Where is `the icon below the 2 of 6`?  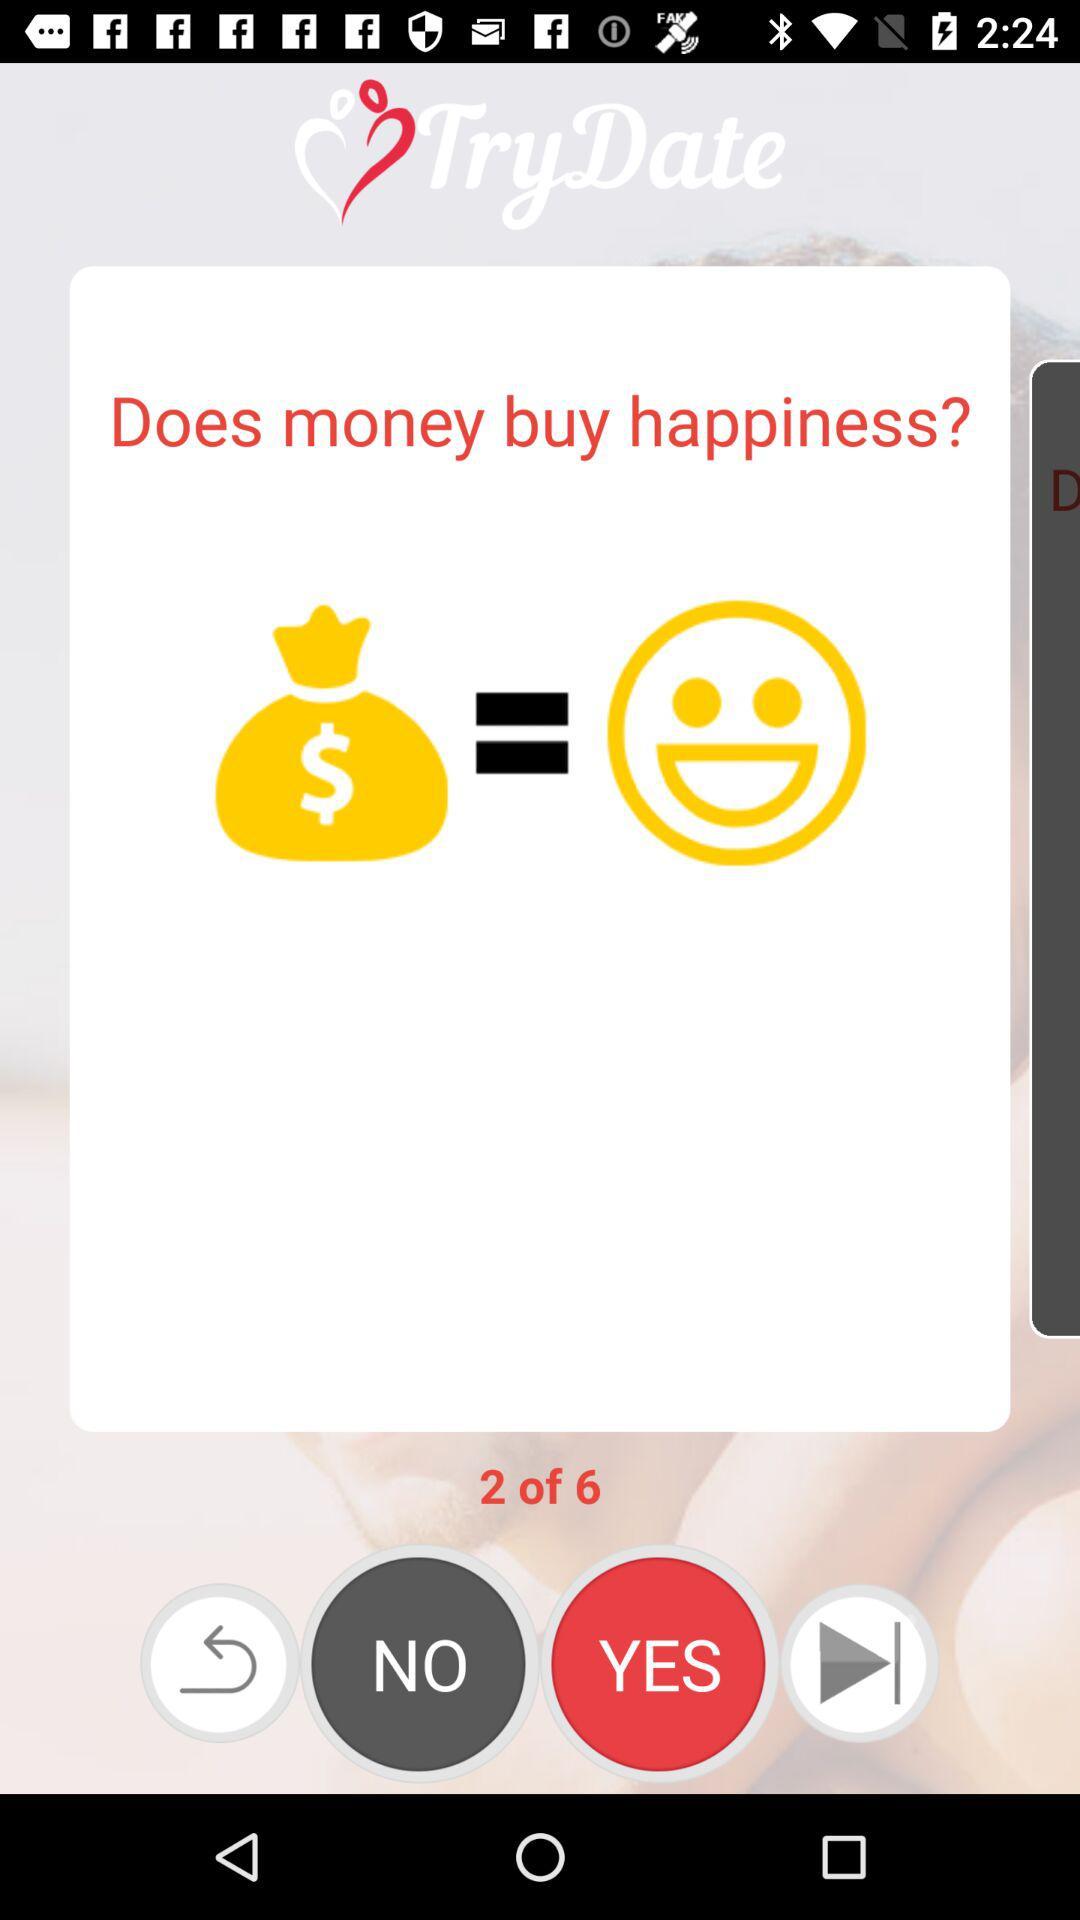 the icon below the 2 of 6 is located at coordinates (220, 1663).